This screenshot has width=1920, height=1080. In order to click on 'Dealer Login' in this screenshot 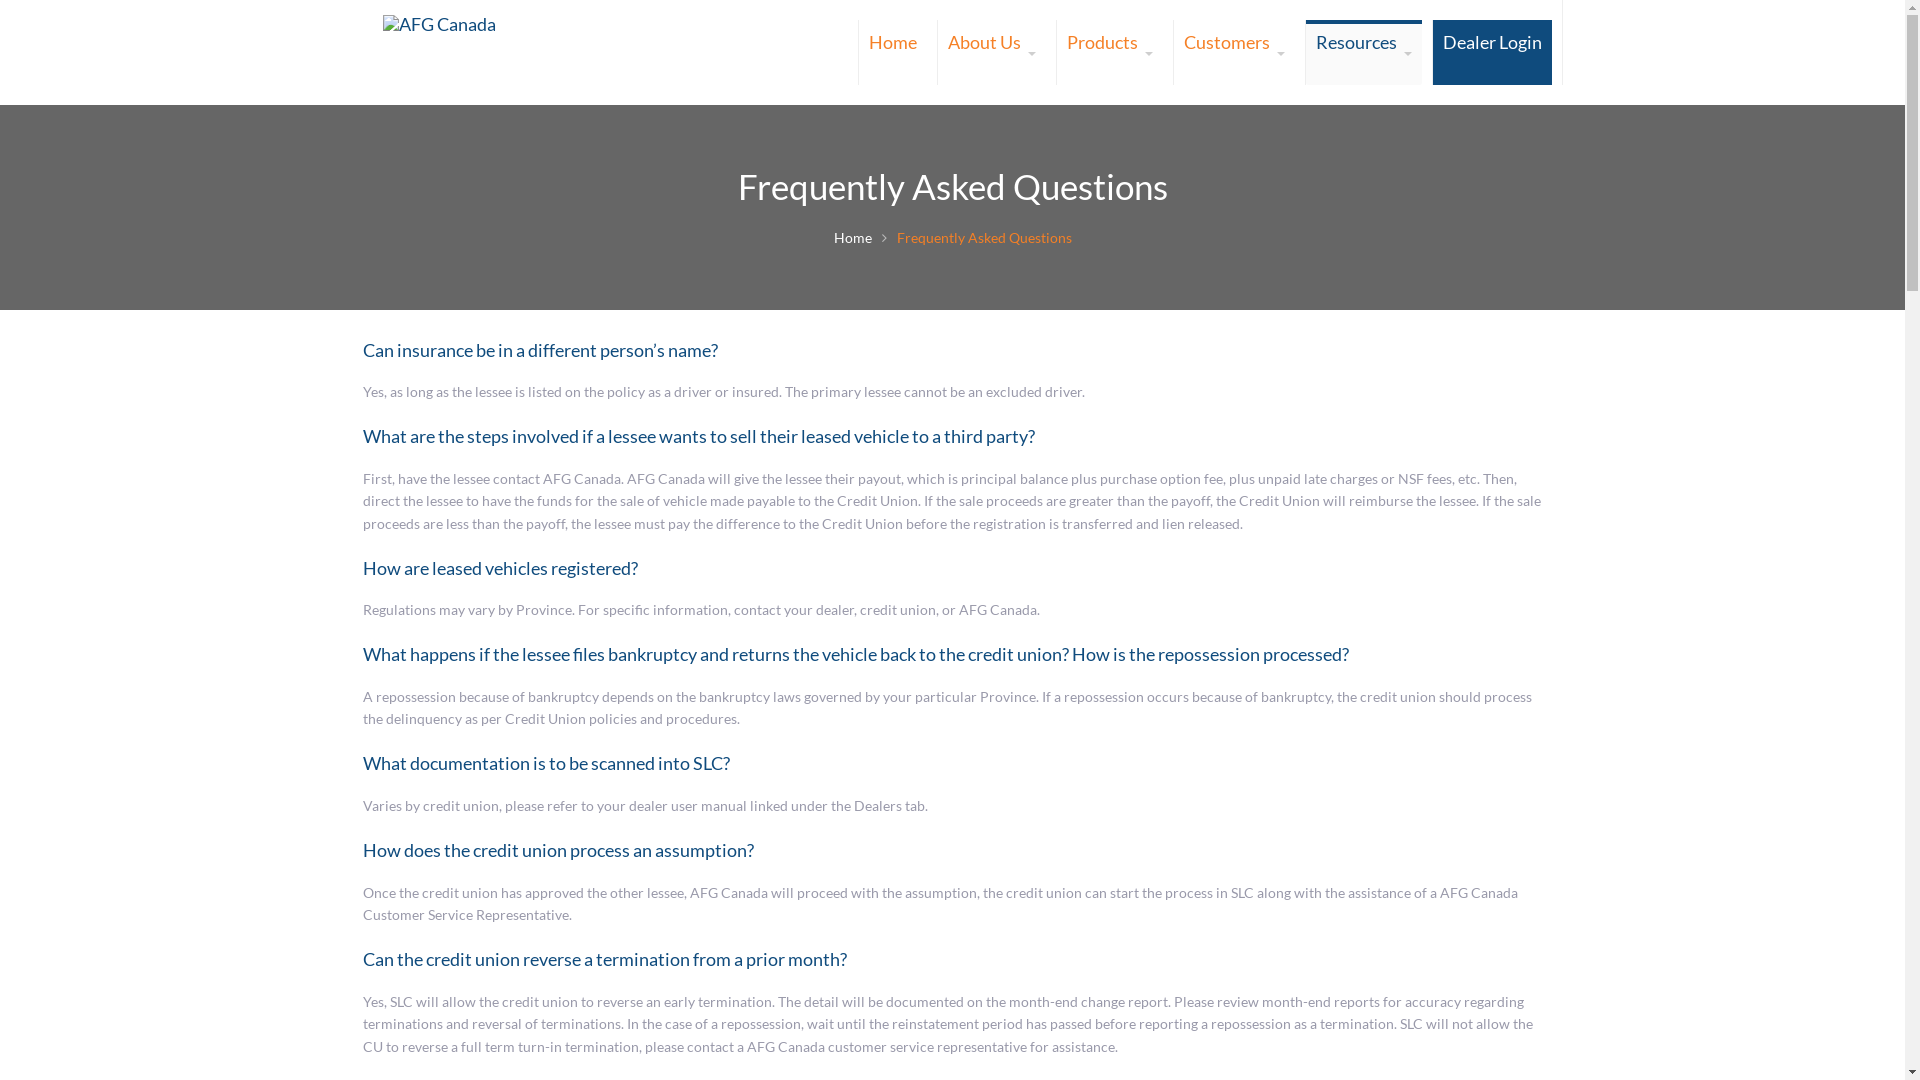, I will do `click(1430, 51)`.